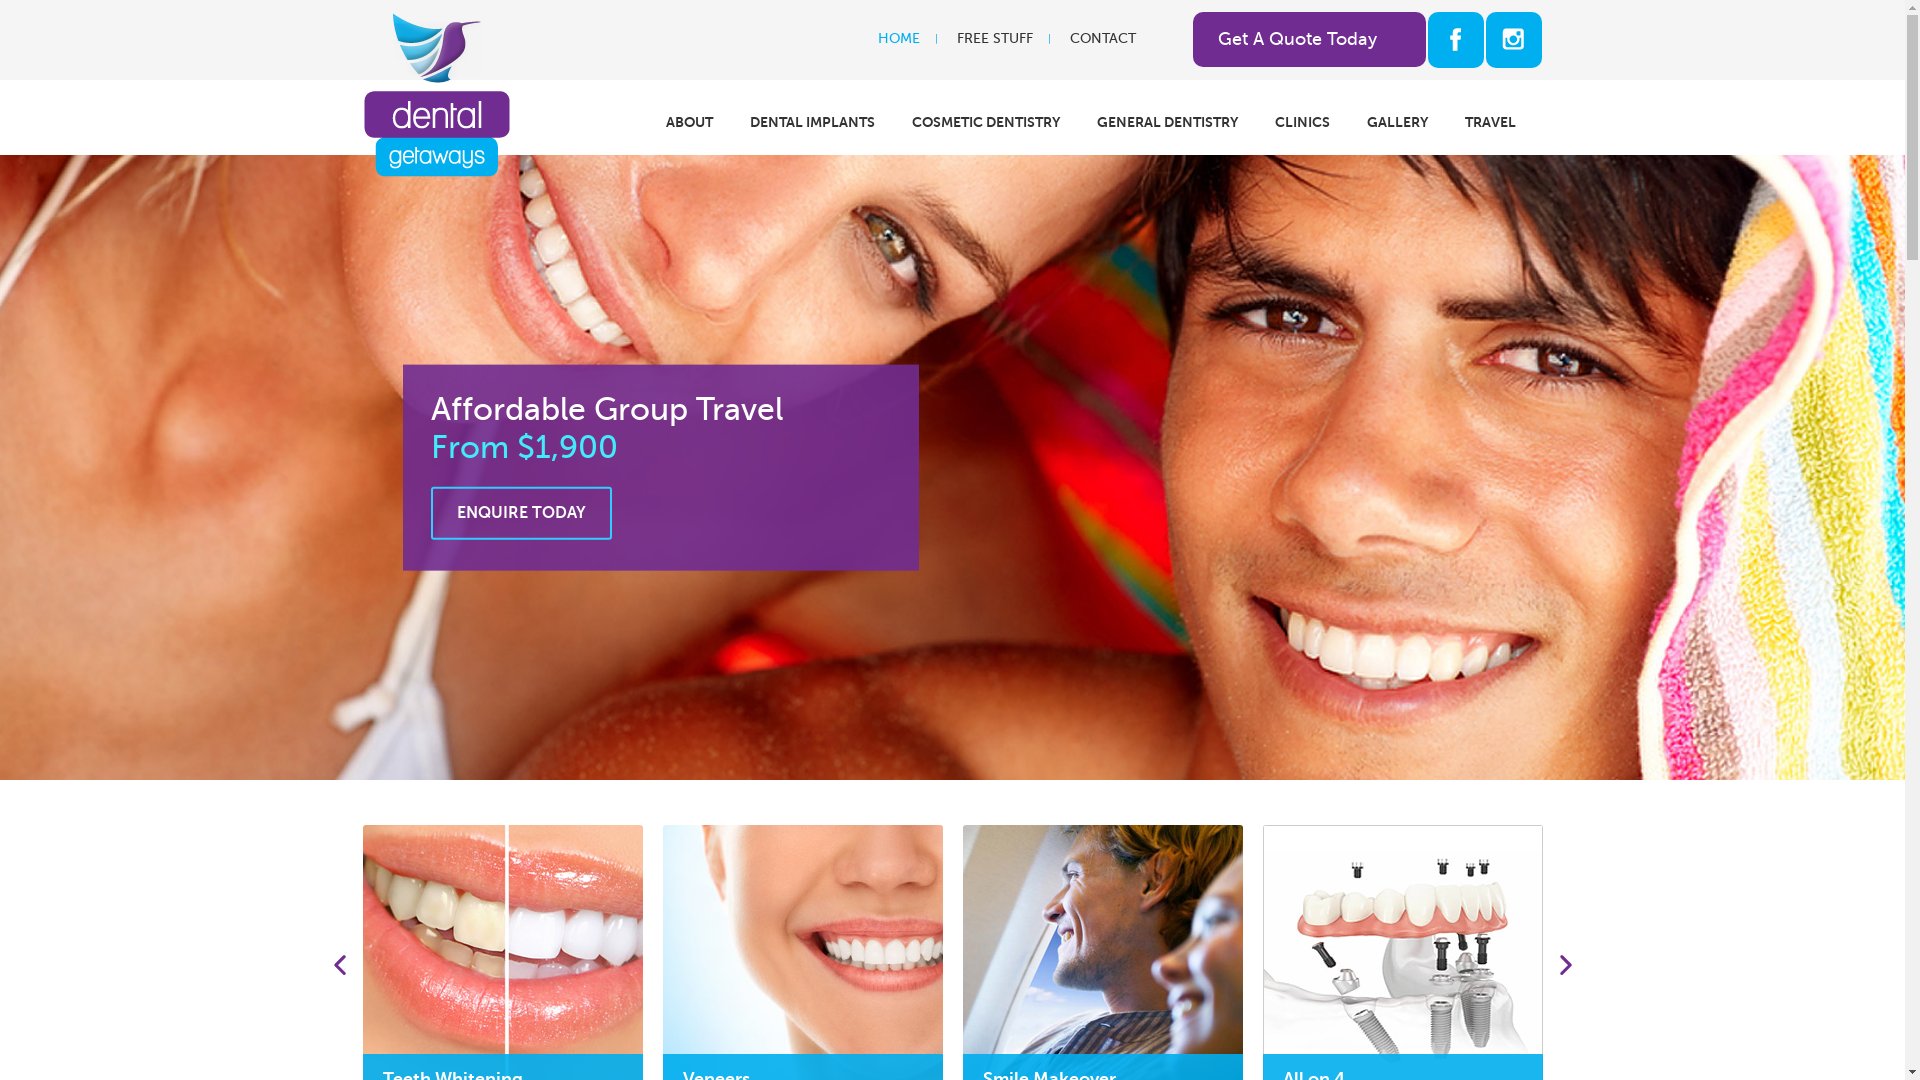  I want to click on 'ENQUIRE TODAY', so click(520, 512).